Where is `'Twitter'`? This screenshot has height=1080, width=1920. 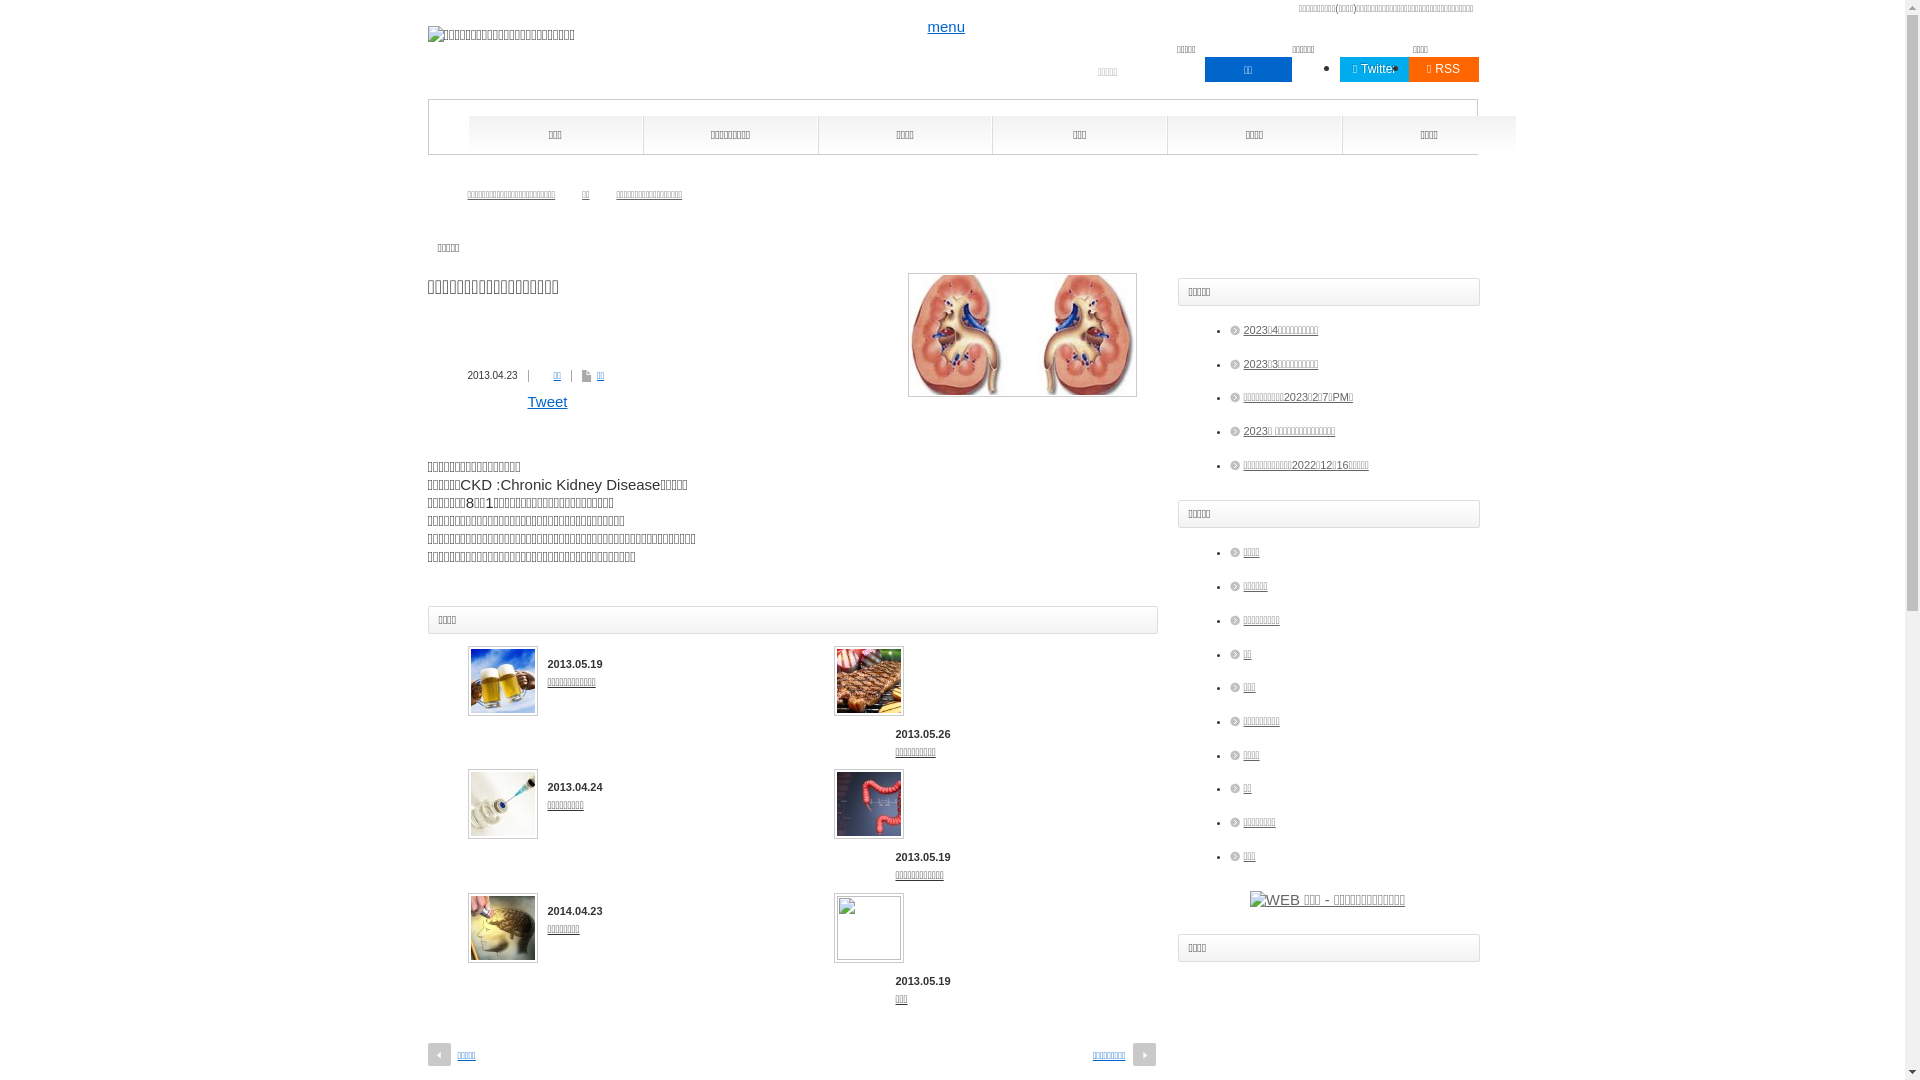
'Twitter' is located at coordinates (1373, 68).